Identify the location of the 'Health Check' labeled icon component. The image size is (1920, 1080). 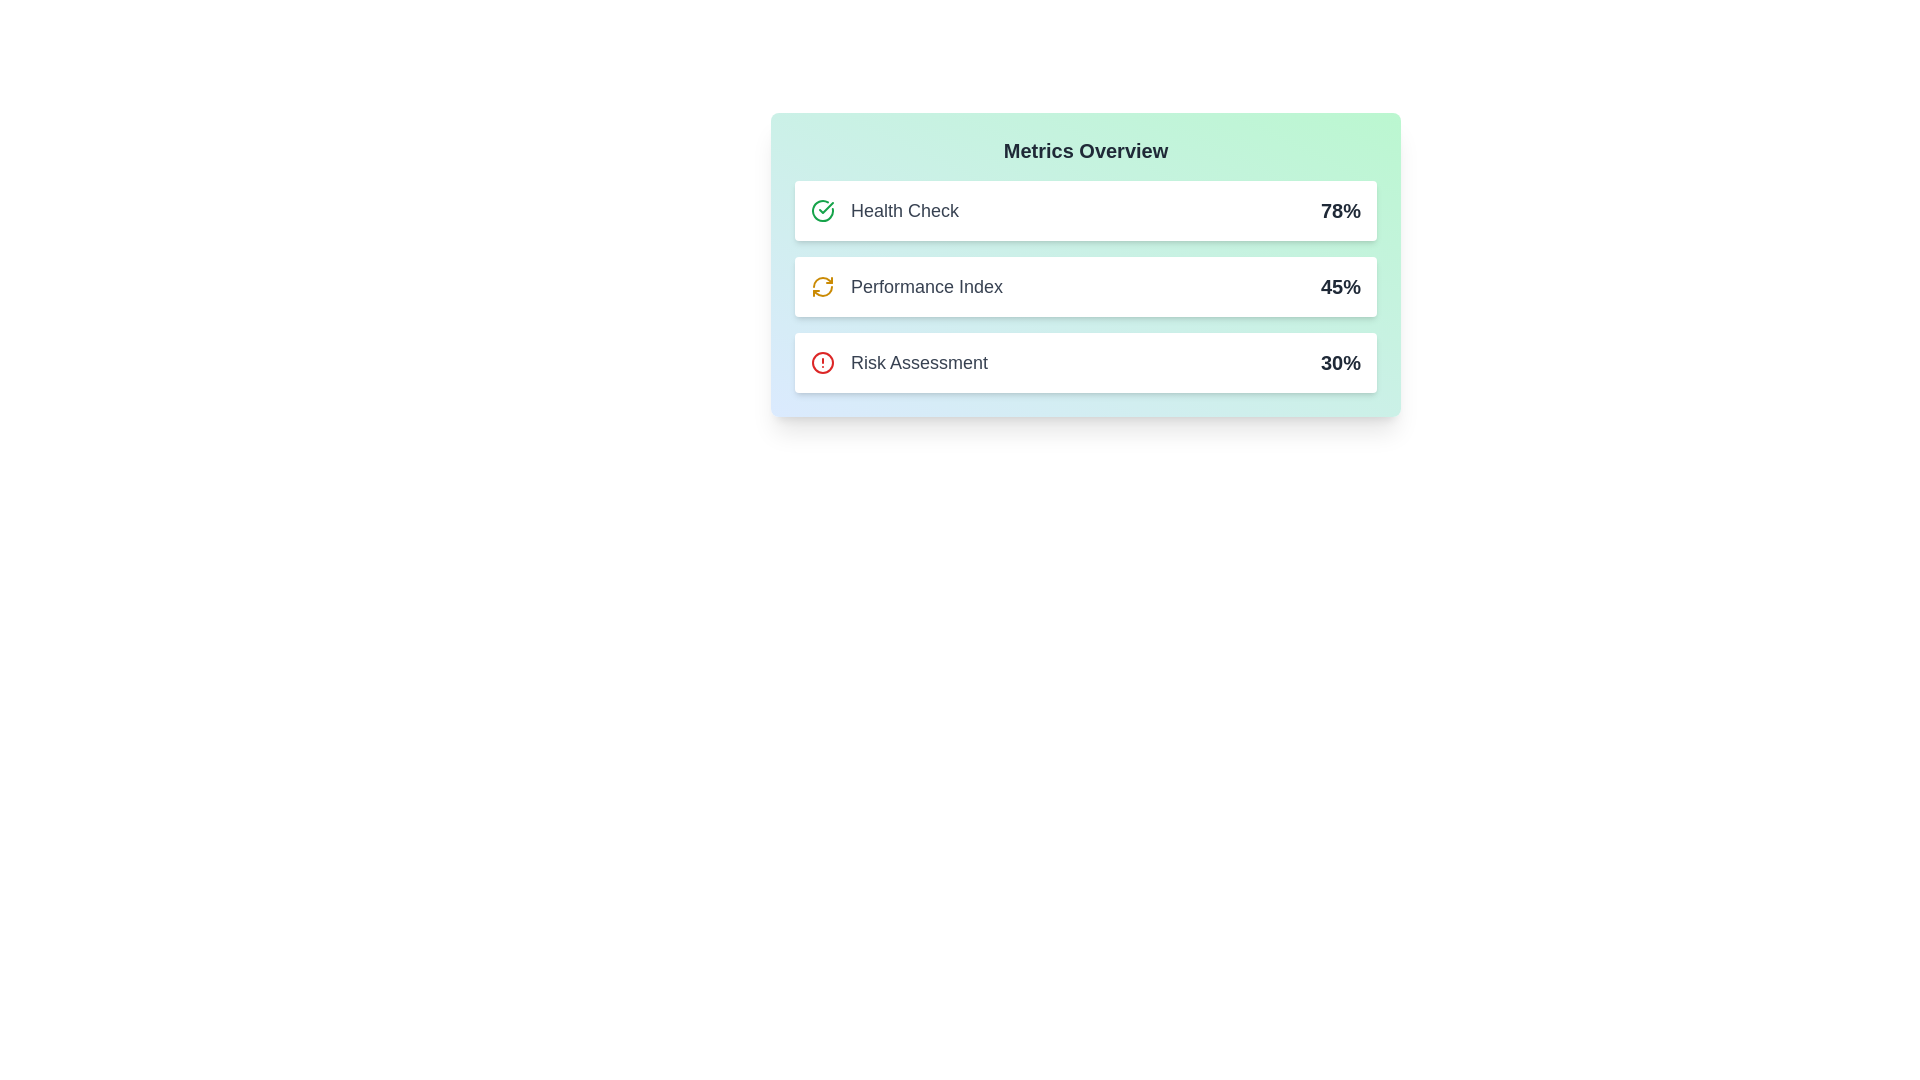
(884, 211).